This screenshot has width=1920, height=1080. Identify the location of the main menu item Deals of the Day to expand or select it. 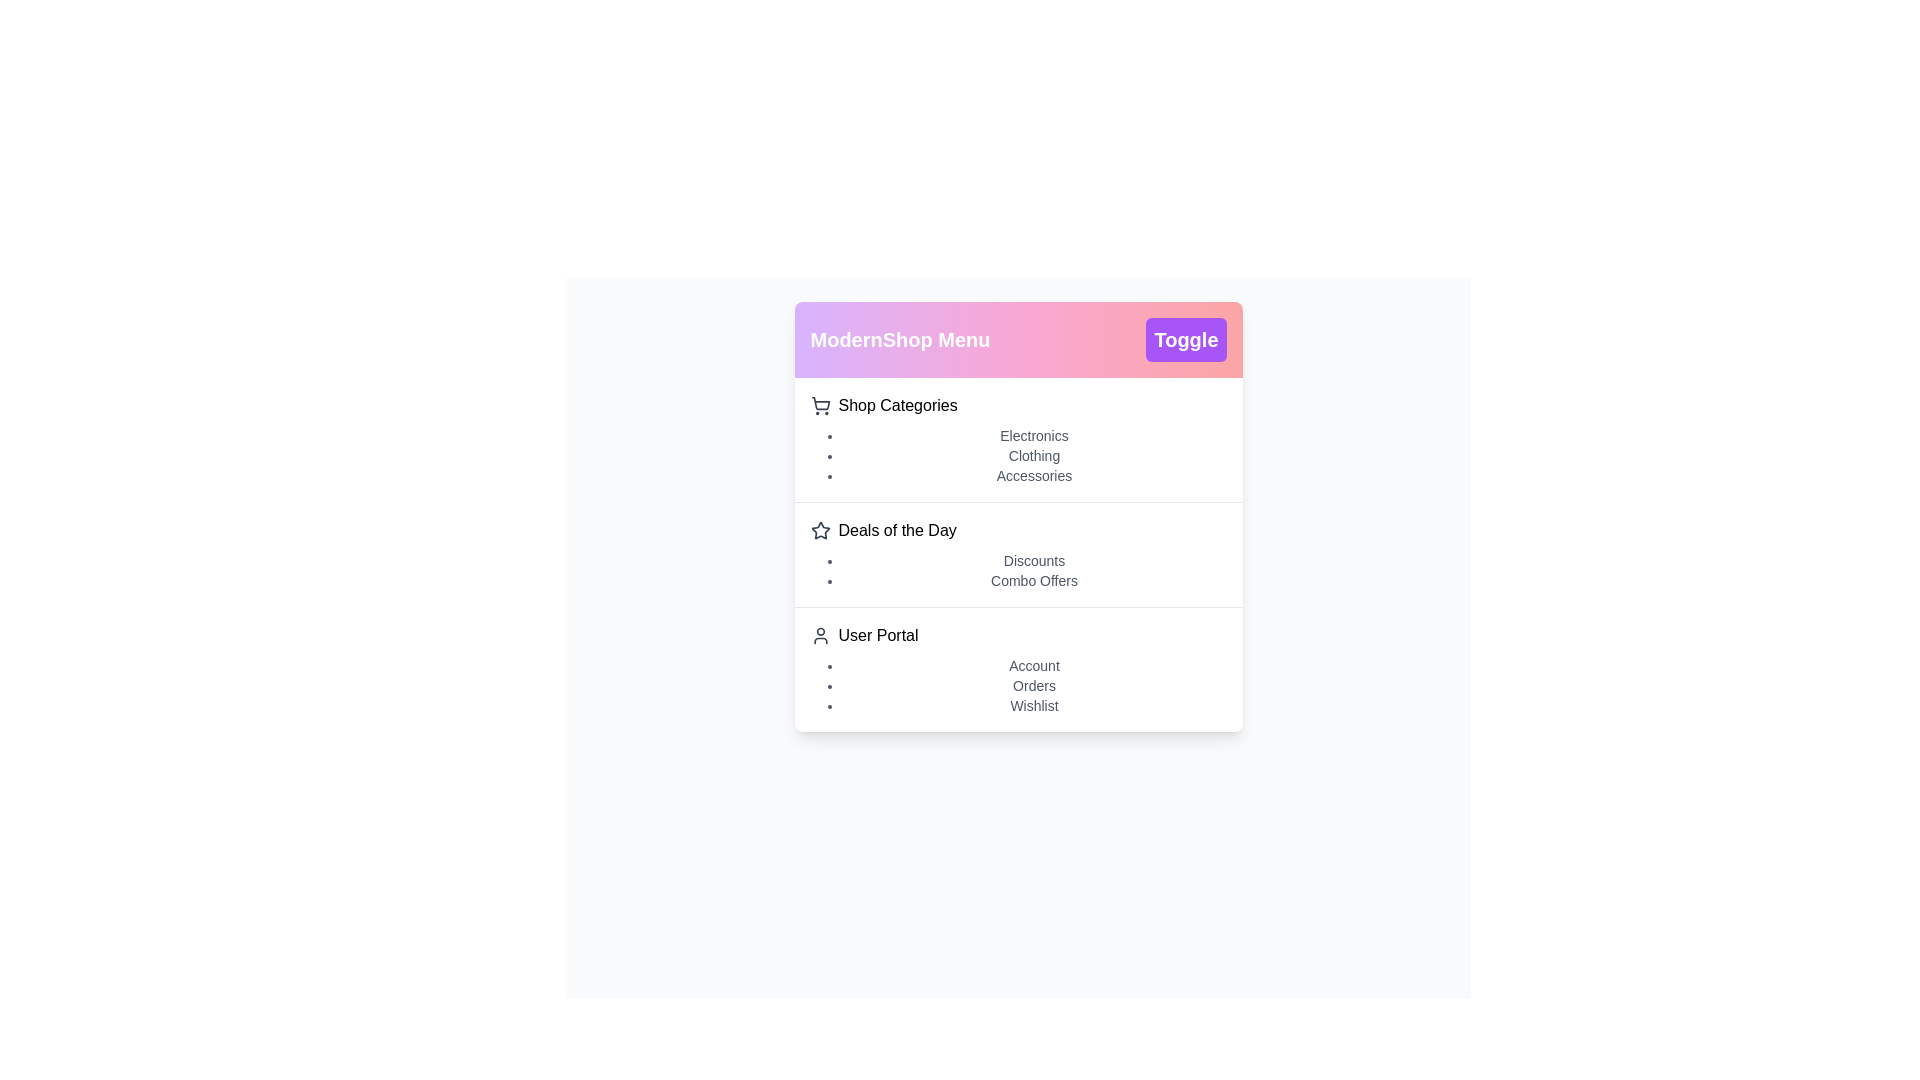
(1018, 530).